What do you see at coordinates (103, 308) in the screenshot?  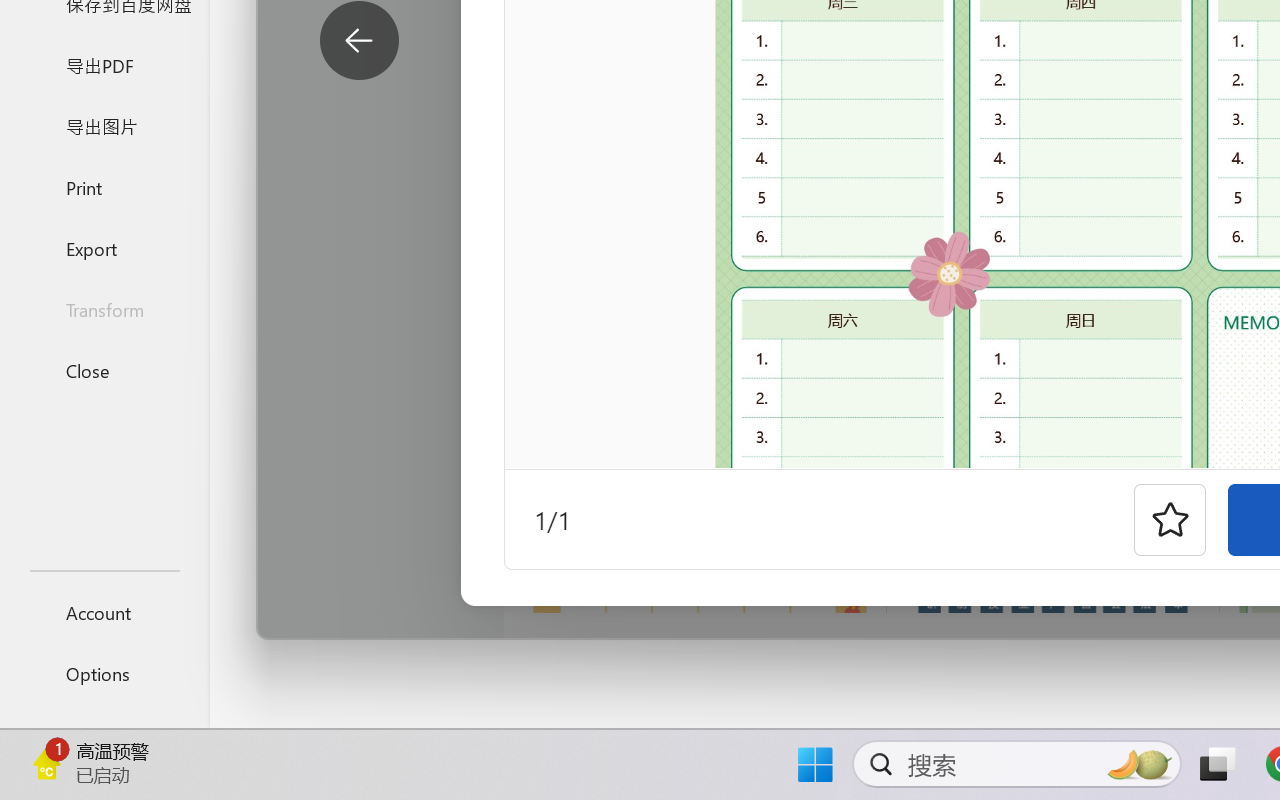 I see `'Transform'` at bounding box center [103, 308].